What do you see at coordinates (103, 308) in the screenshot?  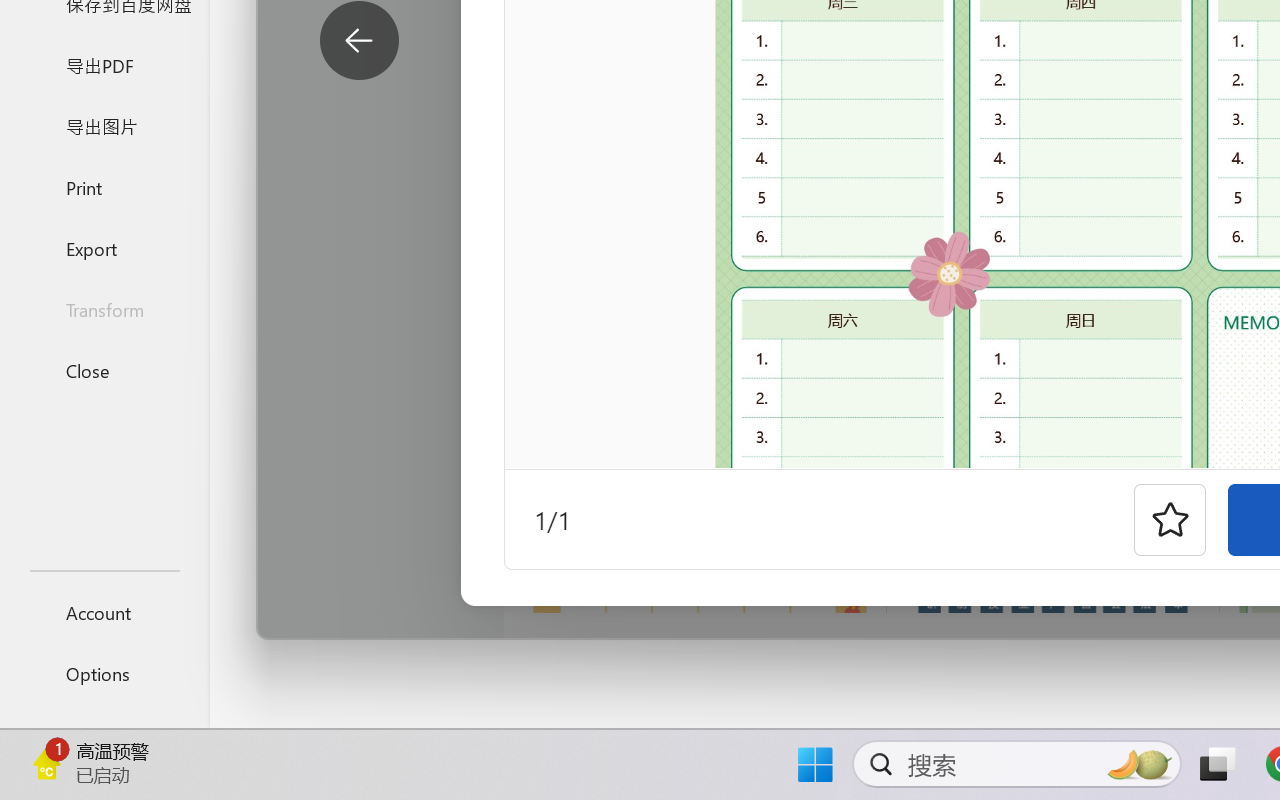 I see `'Transform'` at bounding box center [103, 308].